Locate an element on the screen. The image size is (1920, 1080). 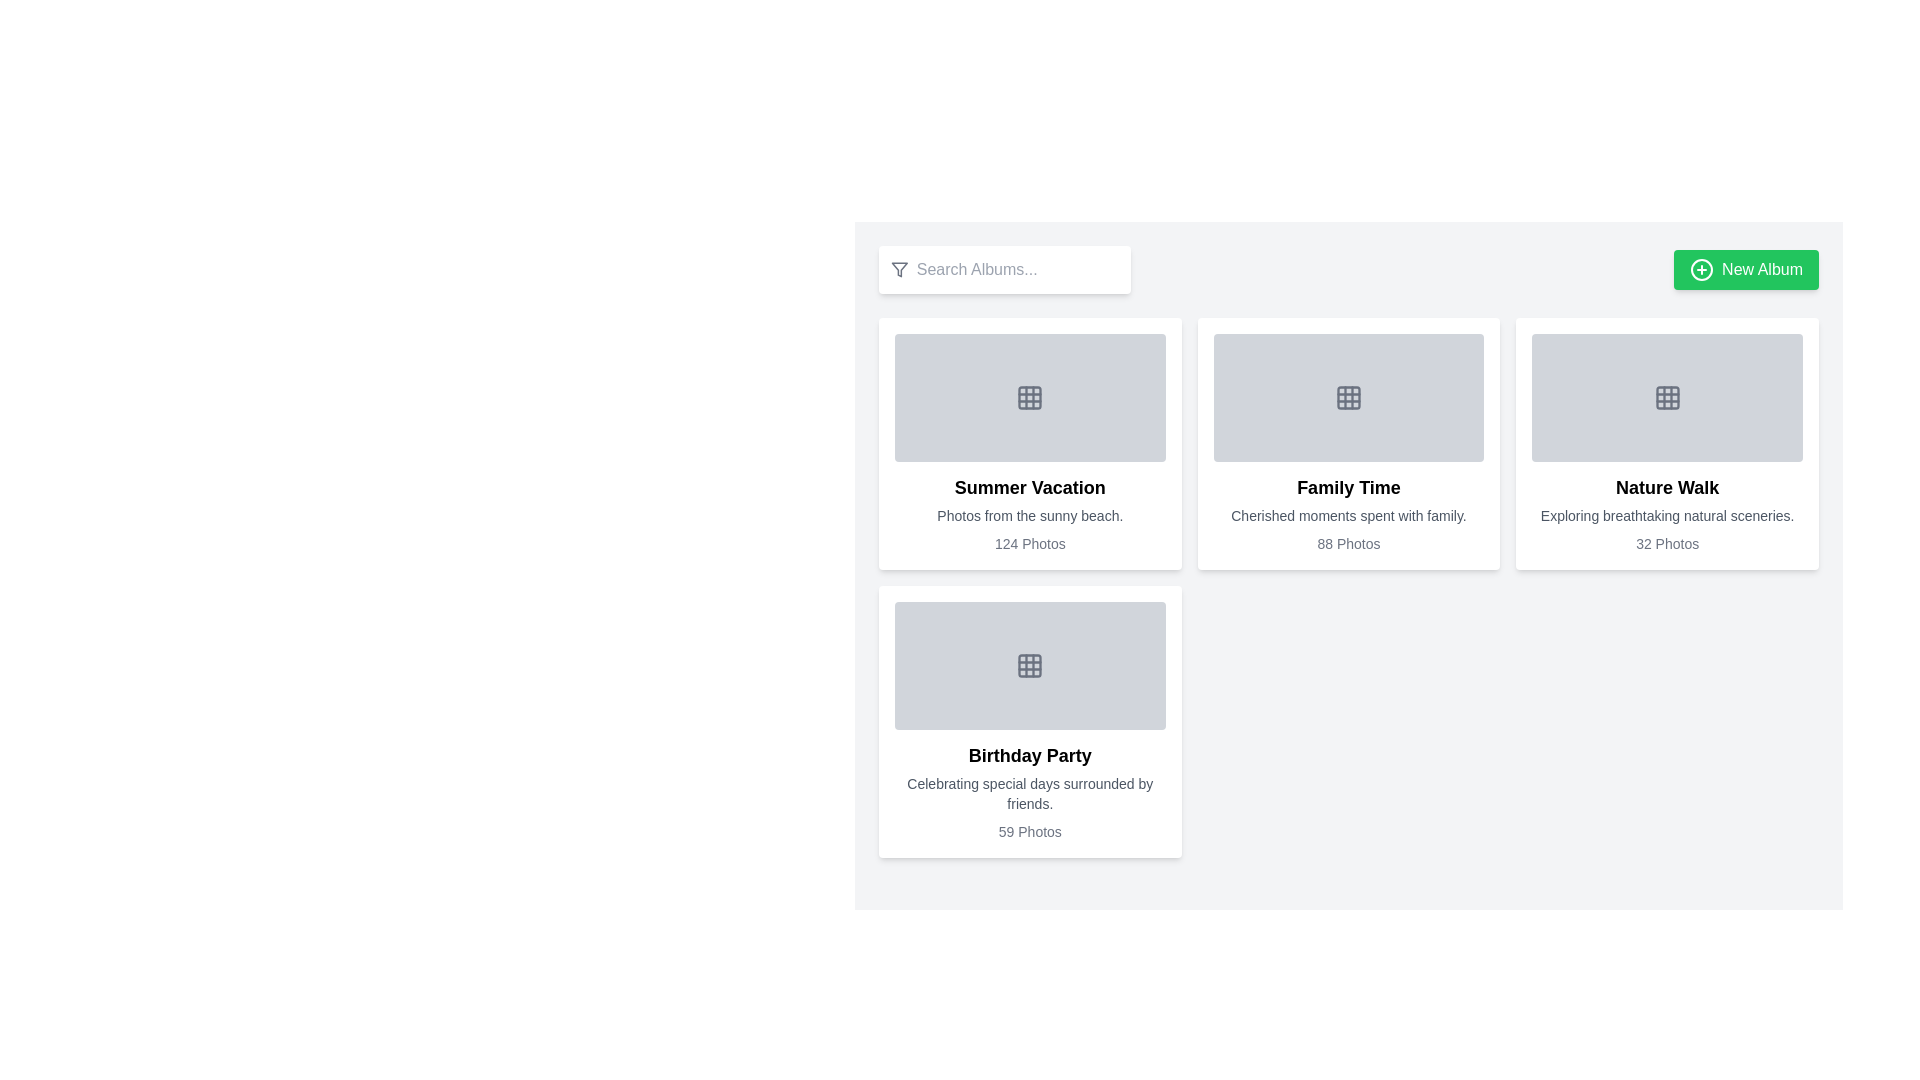
the descriptive subtitle text that provides context for the photo album themed around a summer vacation to trigger a tooltip is located at coordinates (1030, 515).